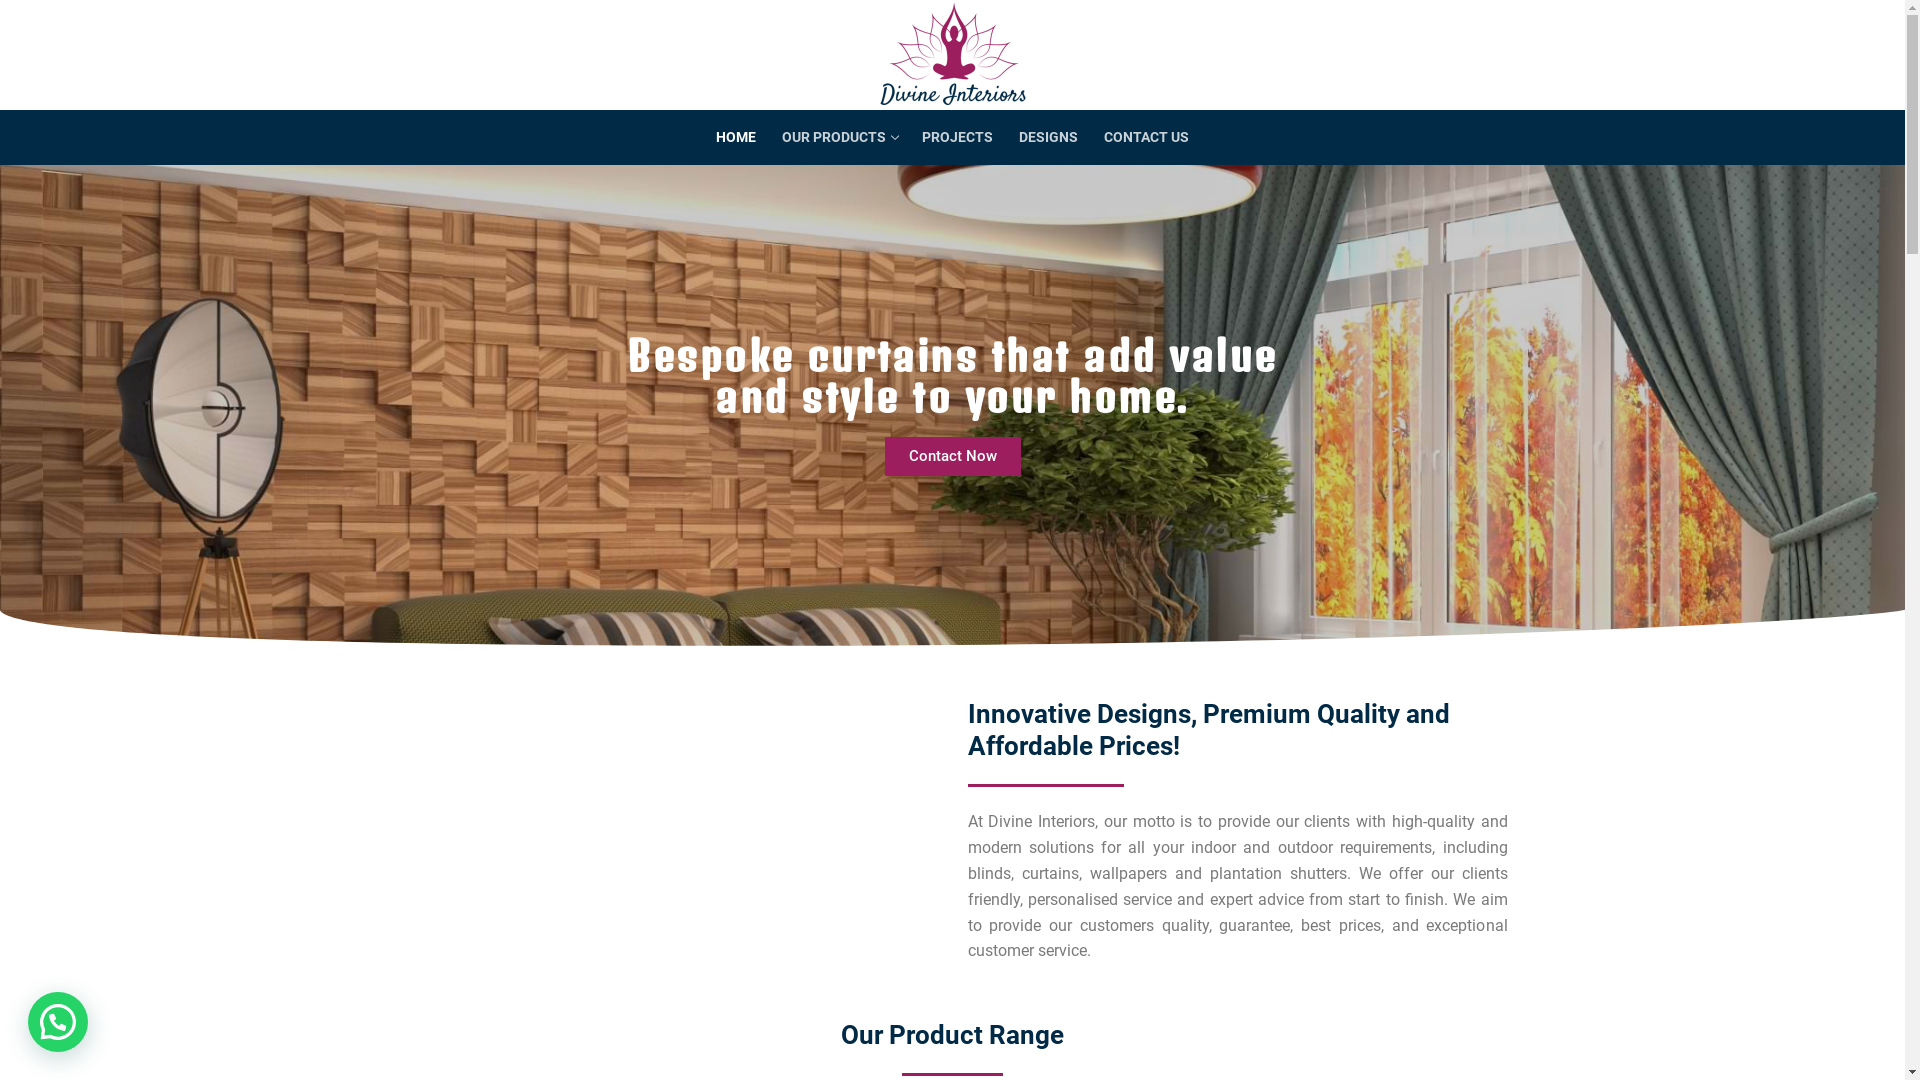 Image resolution: width=1920 pixels, height=1080 pixels. What do you see at coordinates (1146, 137) in the screenshot?
I see `'CONTACT US'` at bounding box center [1146, 137].